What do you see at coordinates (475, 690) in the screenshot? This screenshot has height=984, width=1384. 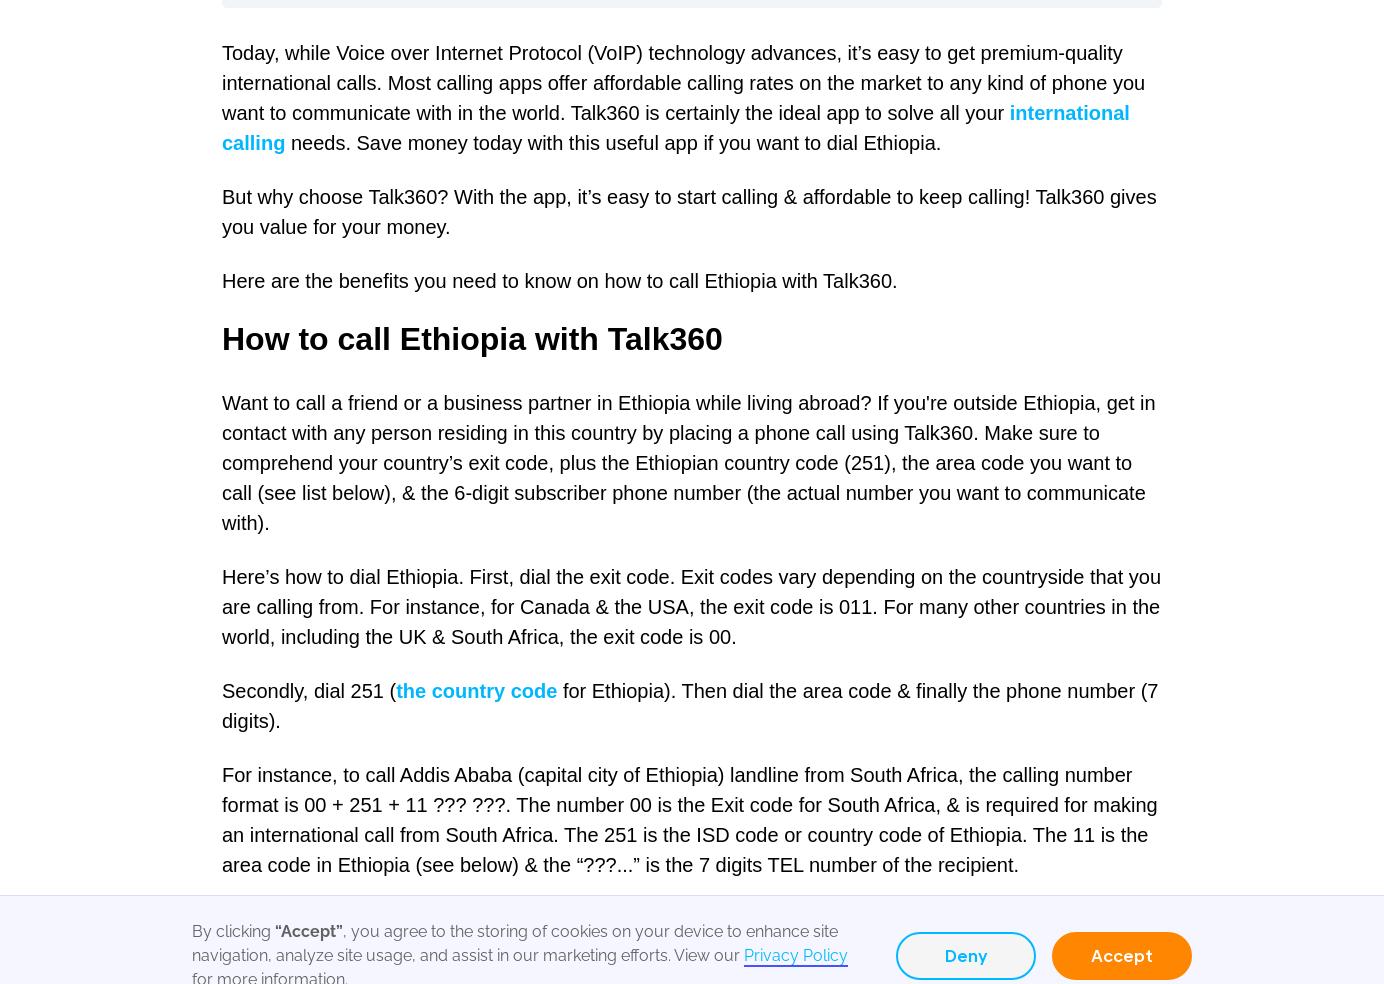 I see `'the country code'` at bounding box center [475, 690].